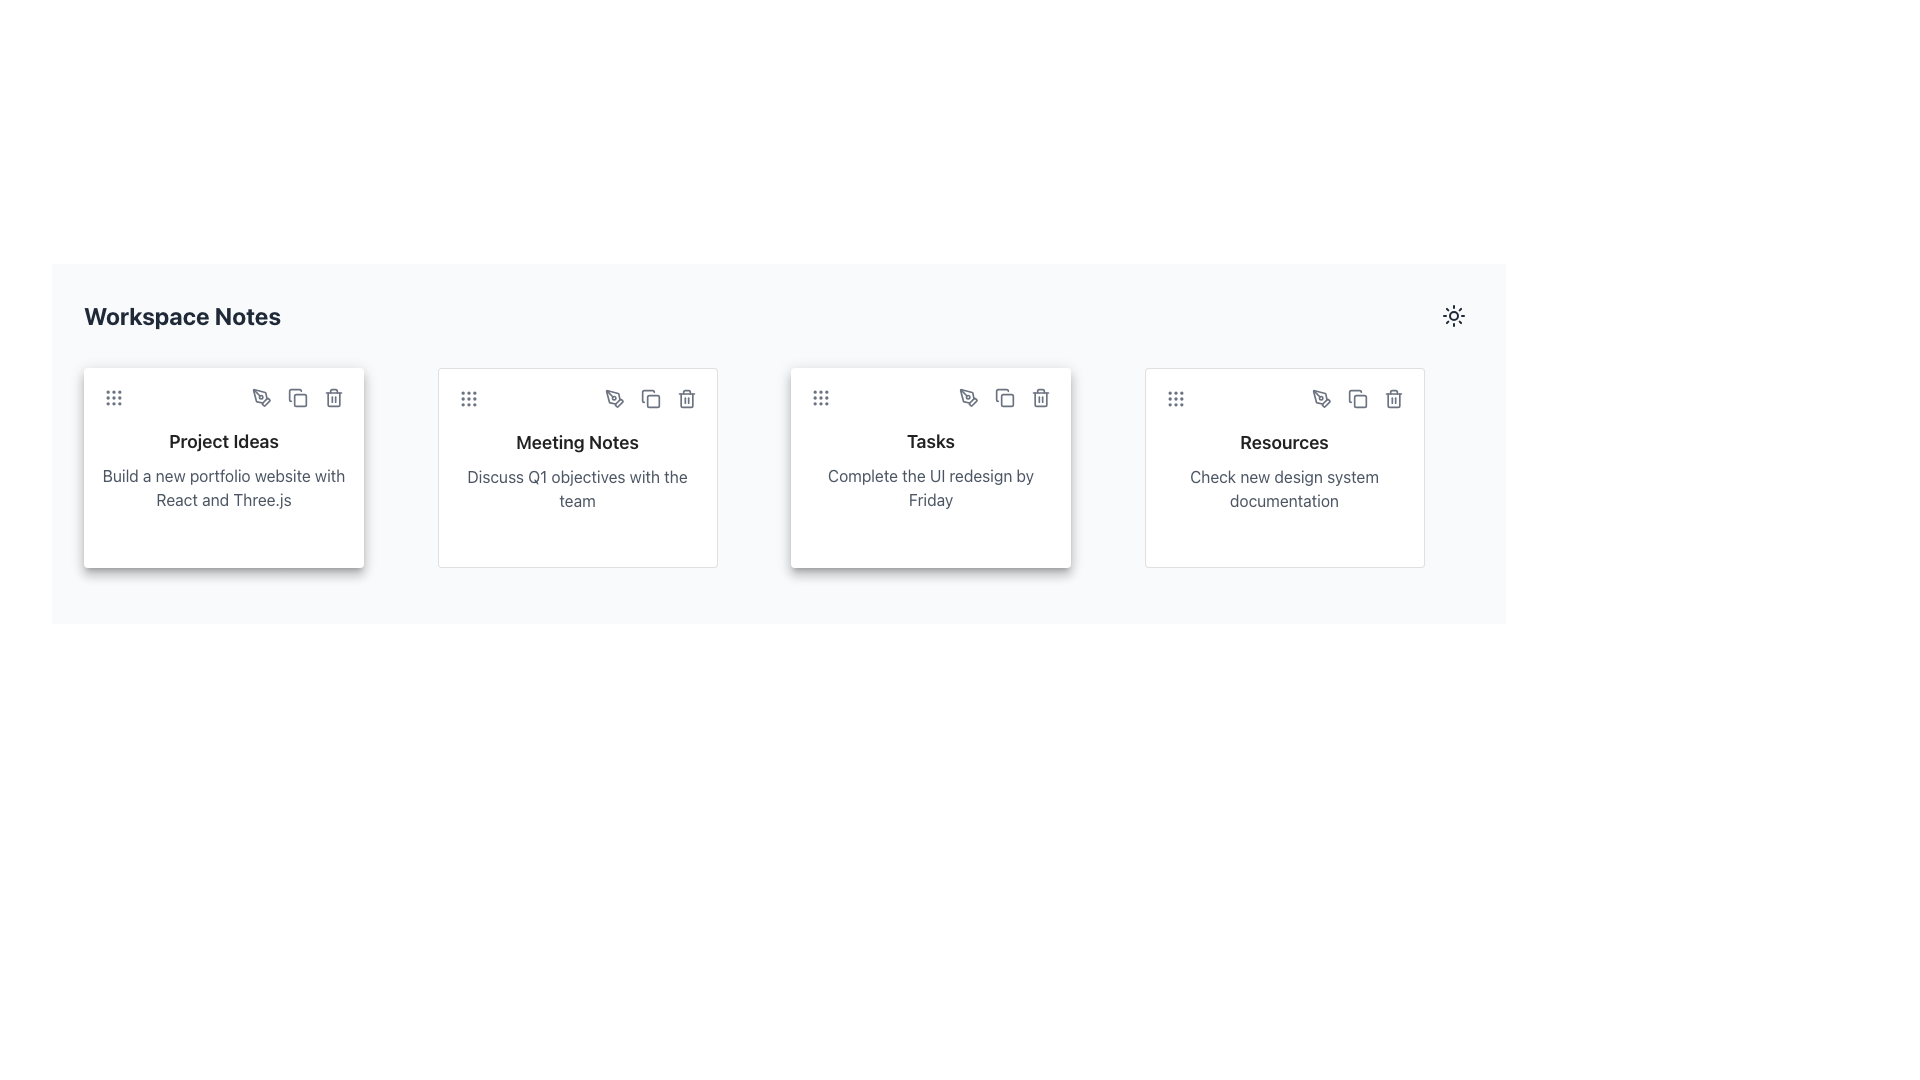 The height and width of the screenshot is (1080, 1920). Describe the element at coordinates (1002, 395) in the screenshot. I see `the second icon in the action toolbar of the 'Tasks' card in the 'Workspace Notes' section, which resembles a clipboard with rounded edges` at that location.